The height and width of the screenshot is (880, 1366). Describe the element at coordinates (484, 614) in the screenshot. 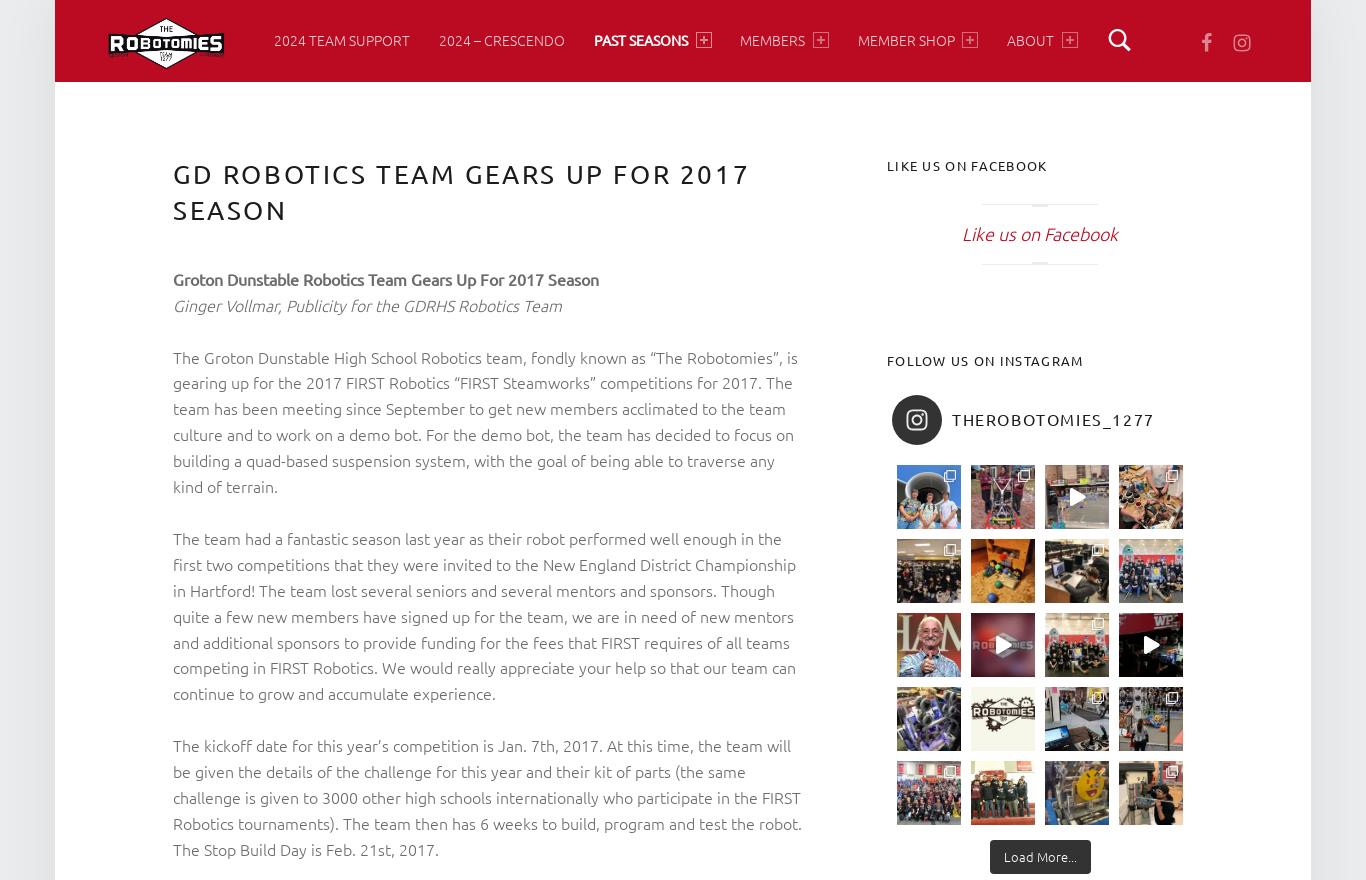

I see `'The team had a fantastic season last year as their robot performed well enough in the first two competitions that they were invited to the New England District Championship in Hartford! The team lost several seniors and several mentors and sponsors. Though quite a few new members have signed up for the team, we are in need of new mentors and additional sponsors to provide funding for the fees that FIRST requires of all teams competing in FIRST Robotics. We would really appreciate your help so that our team can continue to grow and accumulate experience.'` at that location.